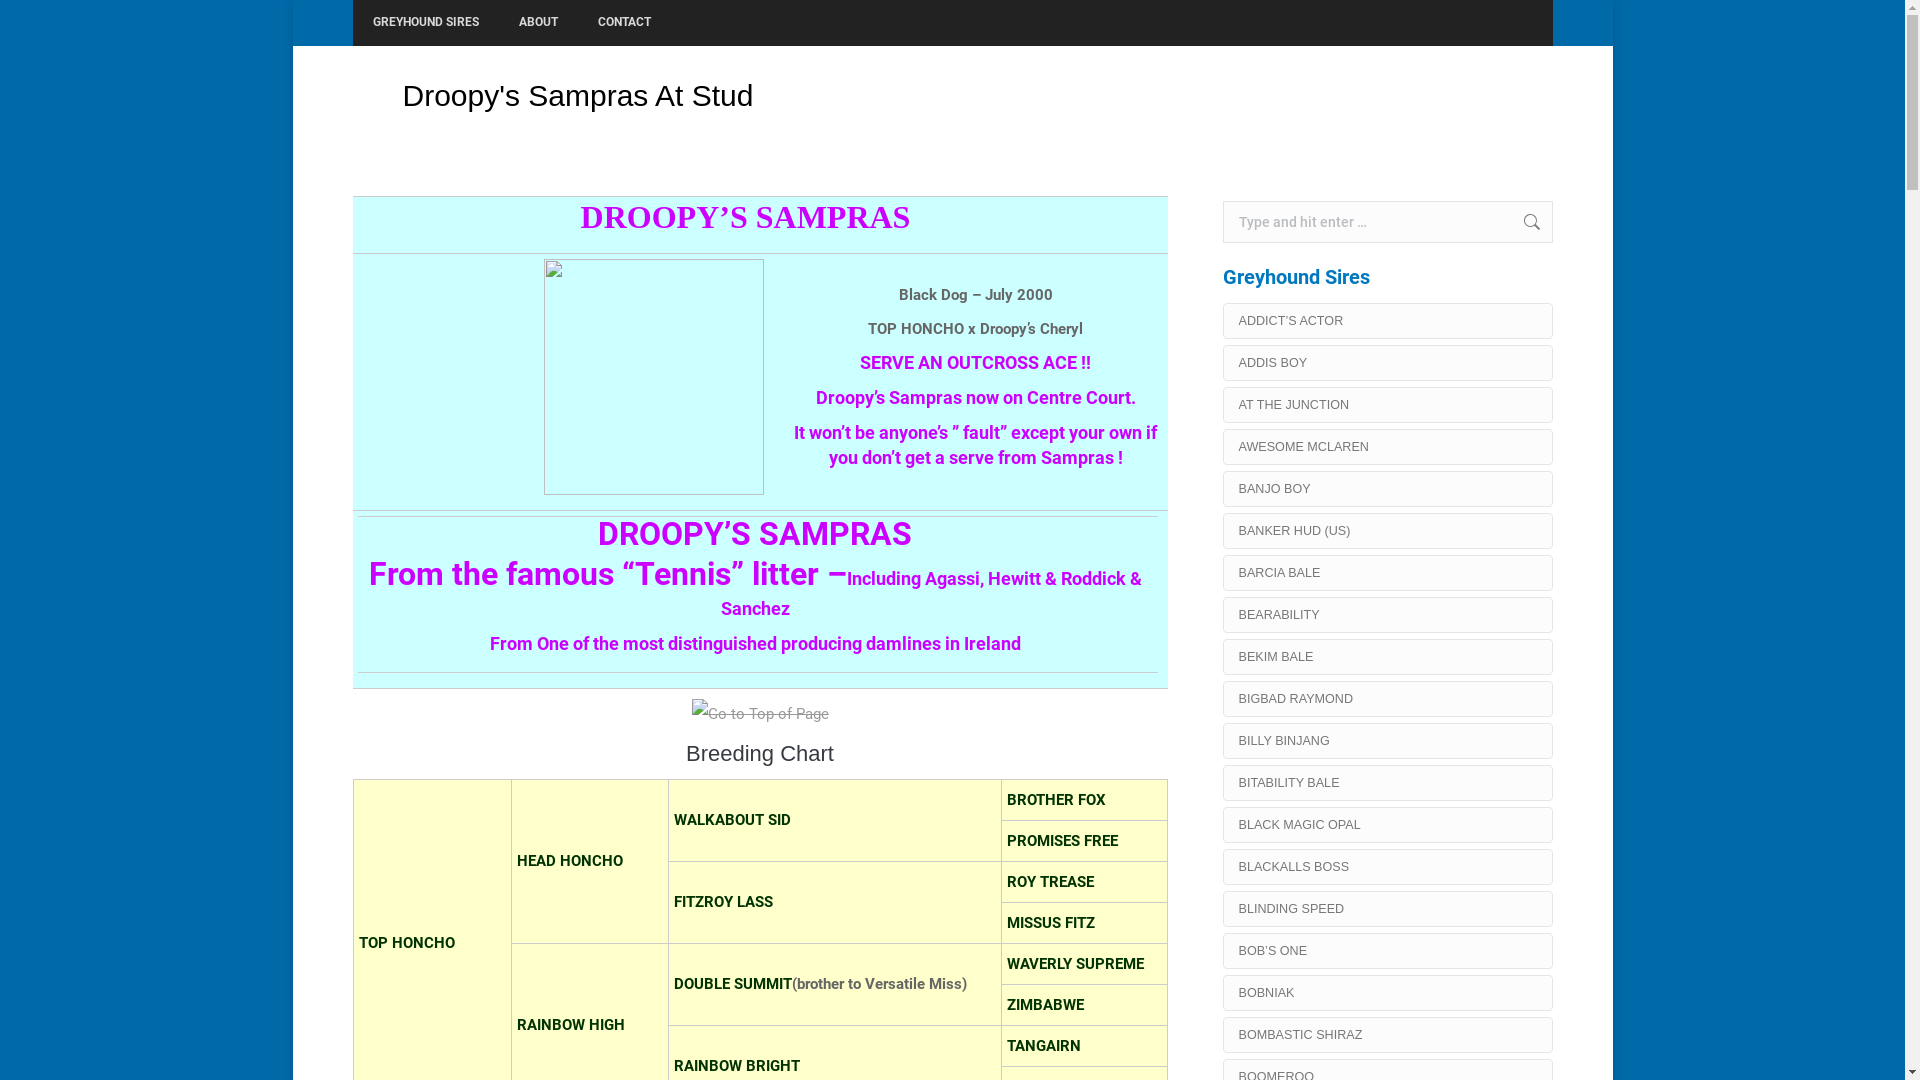 Image resolution: width=1920 pixels, height=1080 pixels. I want to click on 'BIGBAD RAYMOND', so click(1386, 697).